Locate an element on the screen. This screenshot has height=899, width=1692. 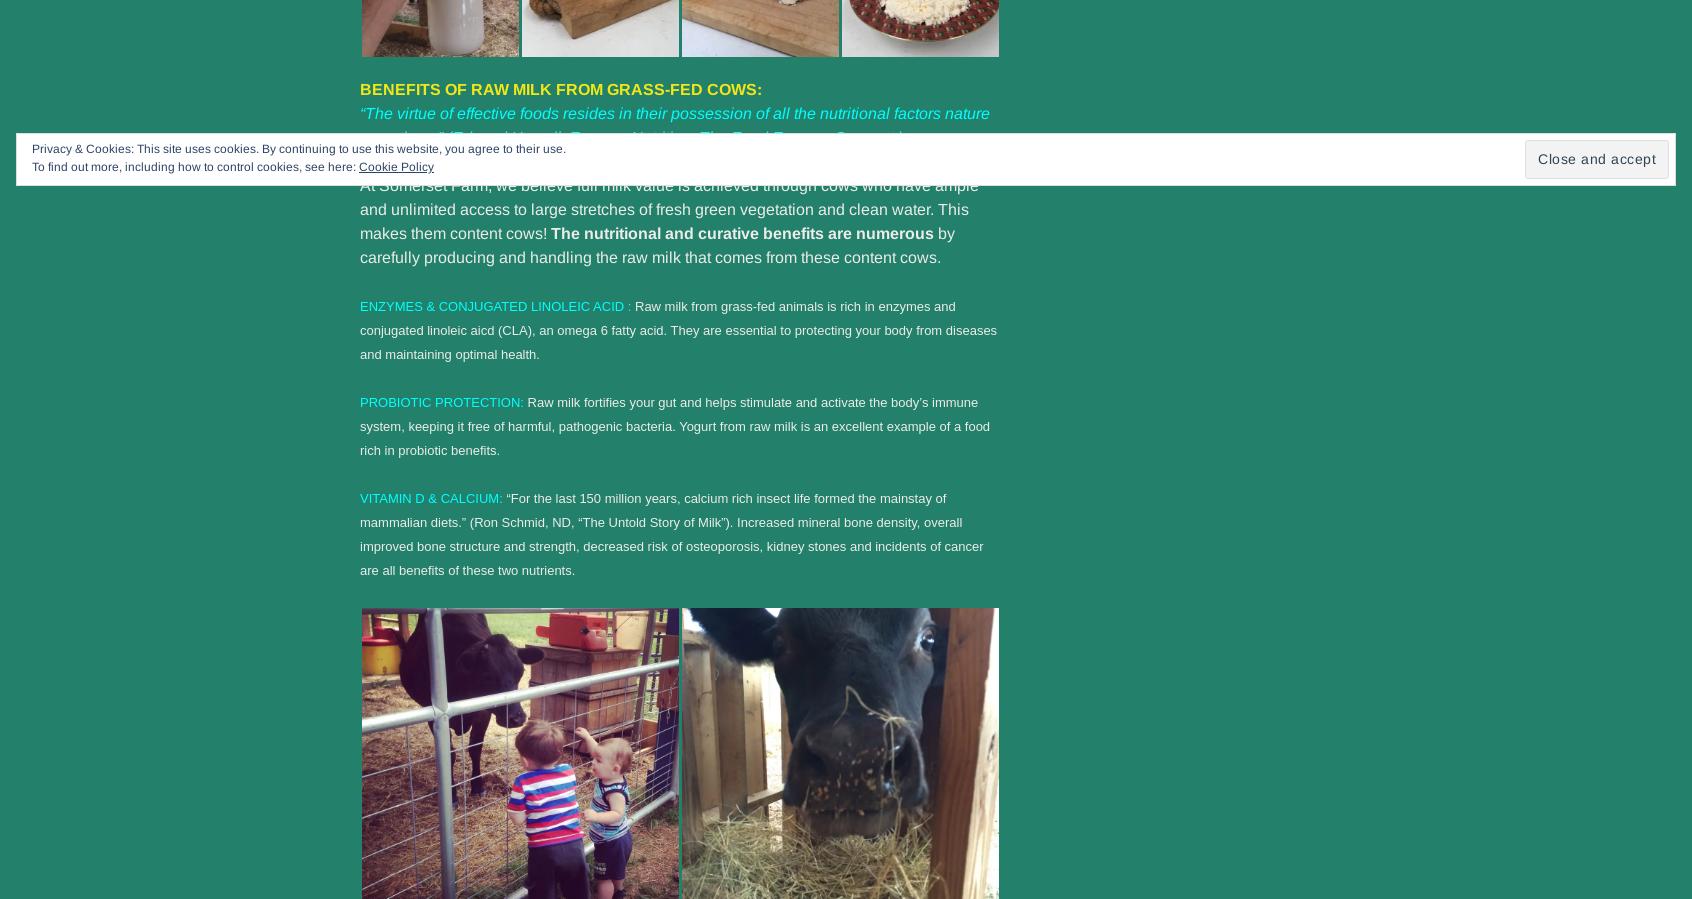
'Cookie Policy' is located at coordinates (359, 167).